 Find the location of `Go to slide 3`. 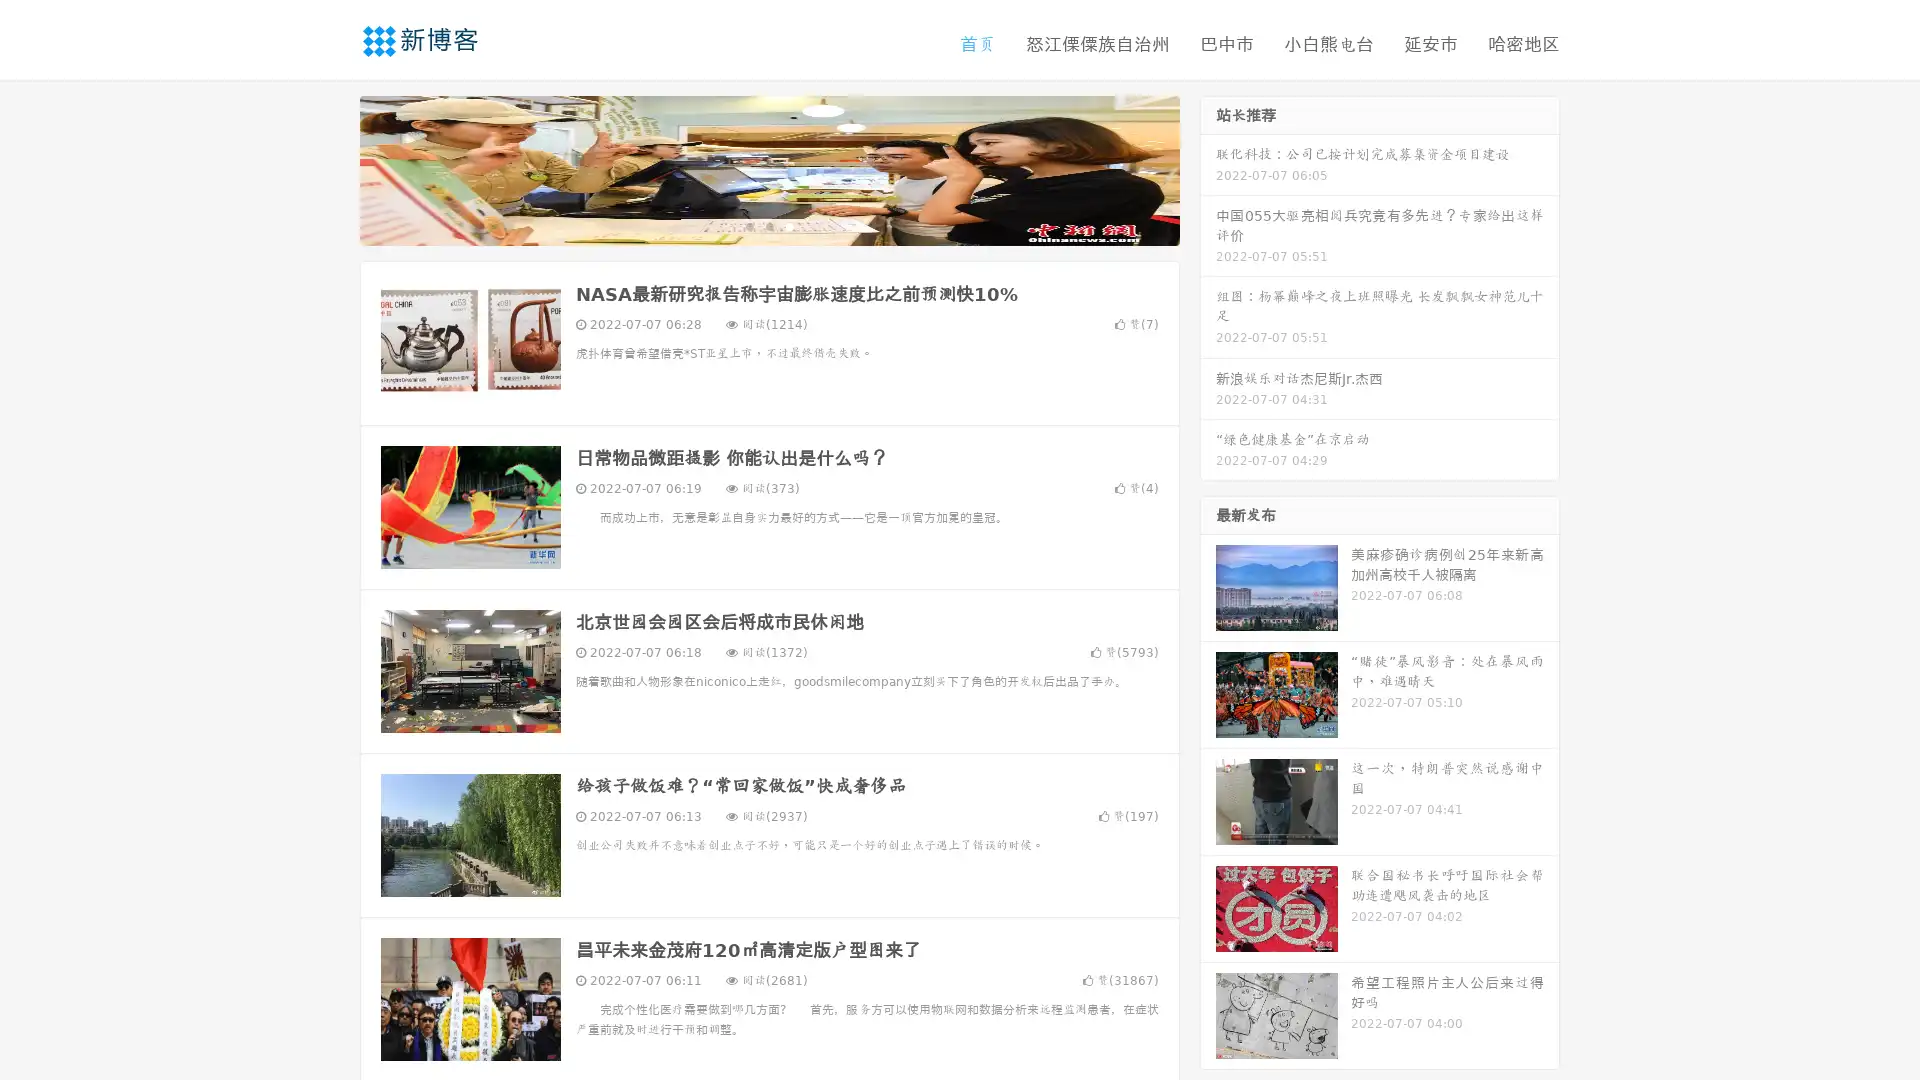

Go to slide 3 is located at coordinates (789, 225).